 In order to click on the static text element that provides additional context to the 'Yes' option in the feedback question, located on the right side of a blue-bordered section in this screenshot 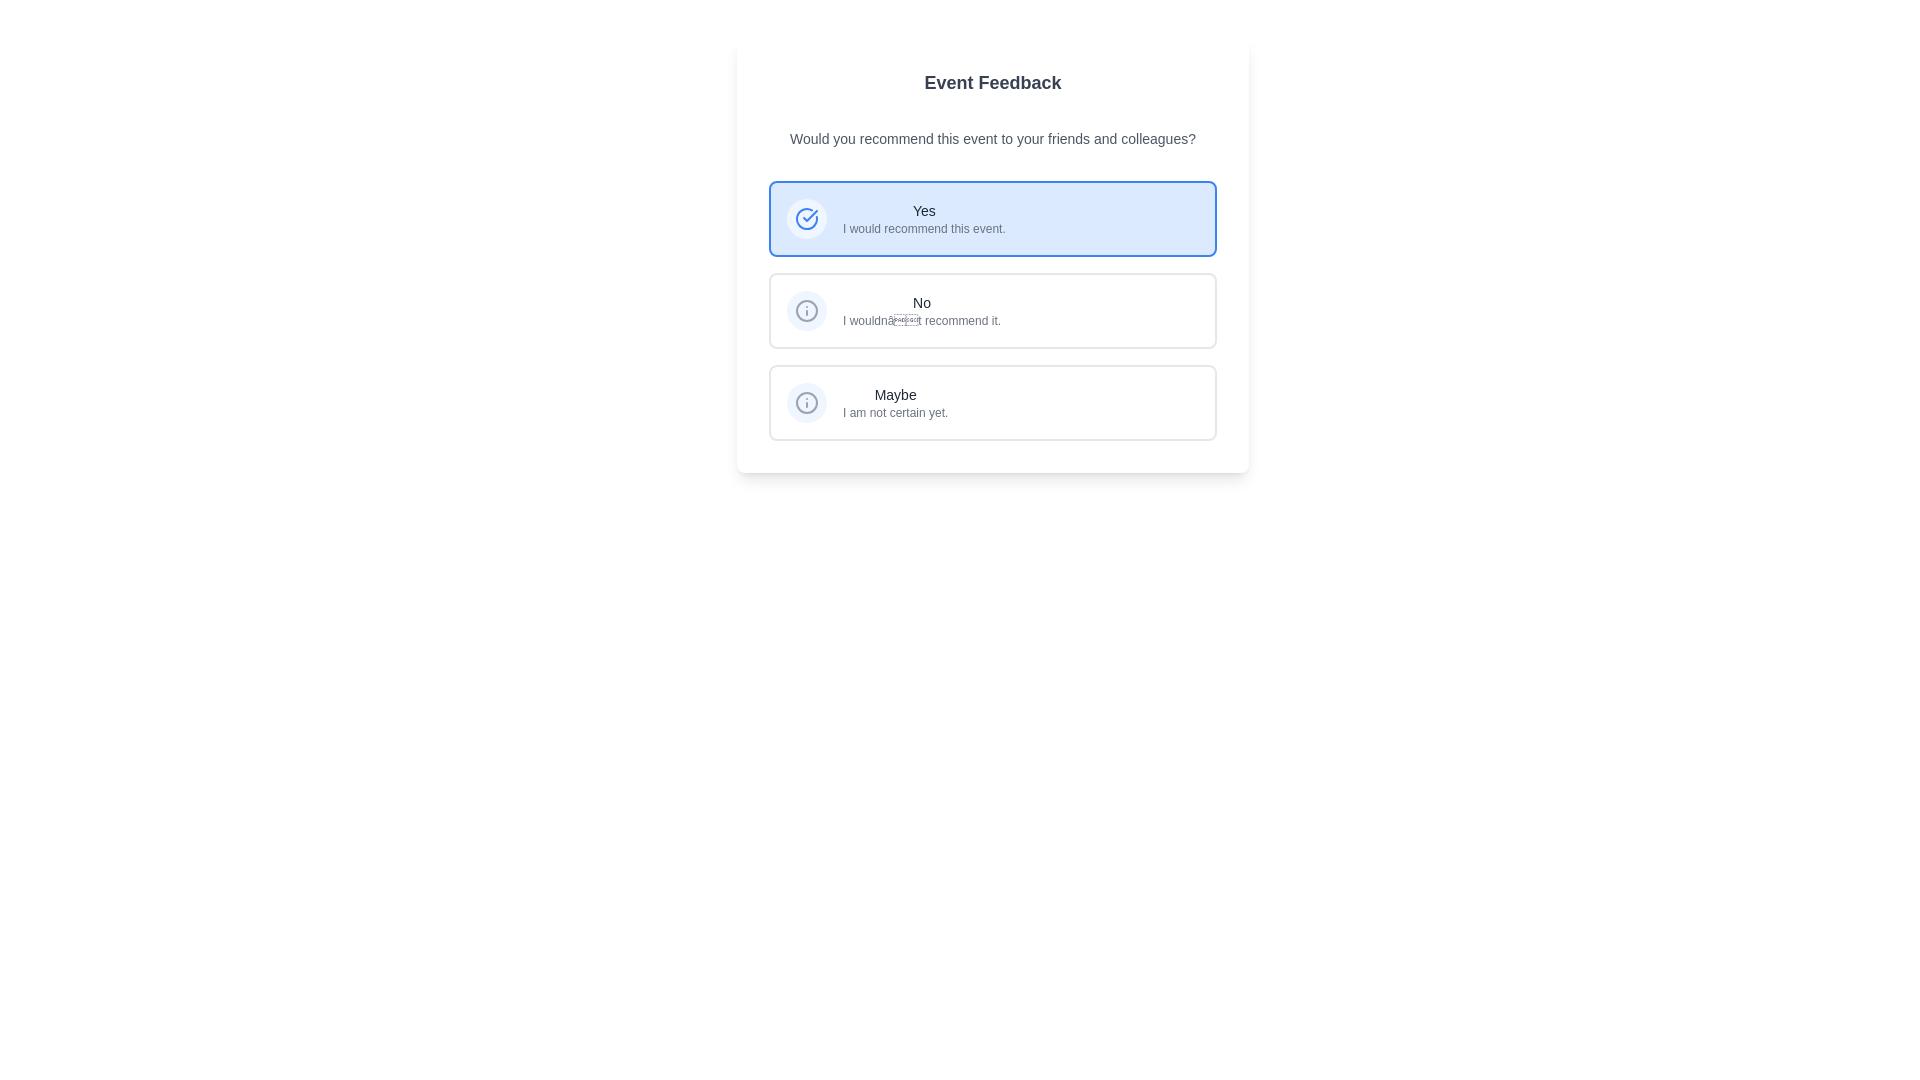, I will do `click(923, 227)`.